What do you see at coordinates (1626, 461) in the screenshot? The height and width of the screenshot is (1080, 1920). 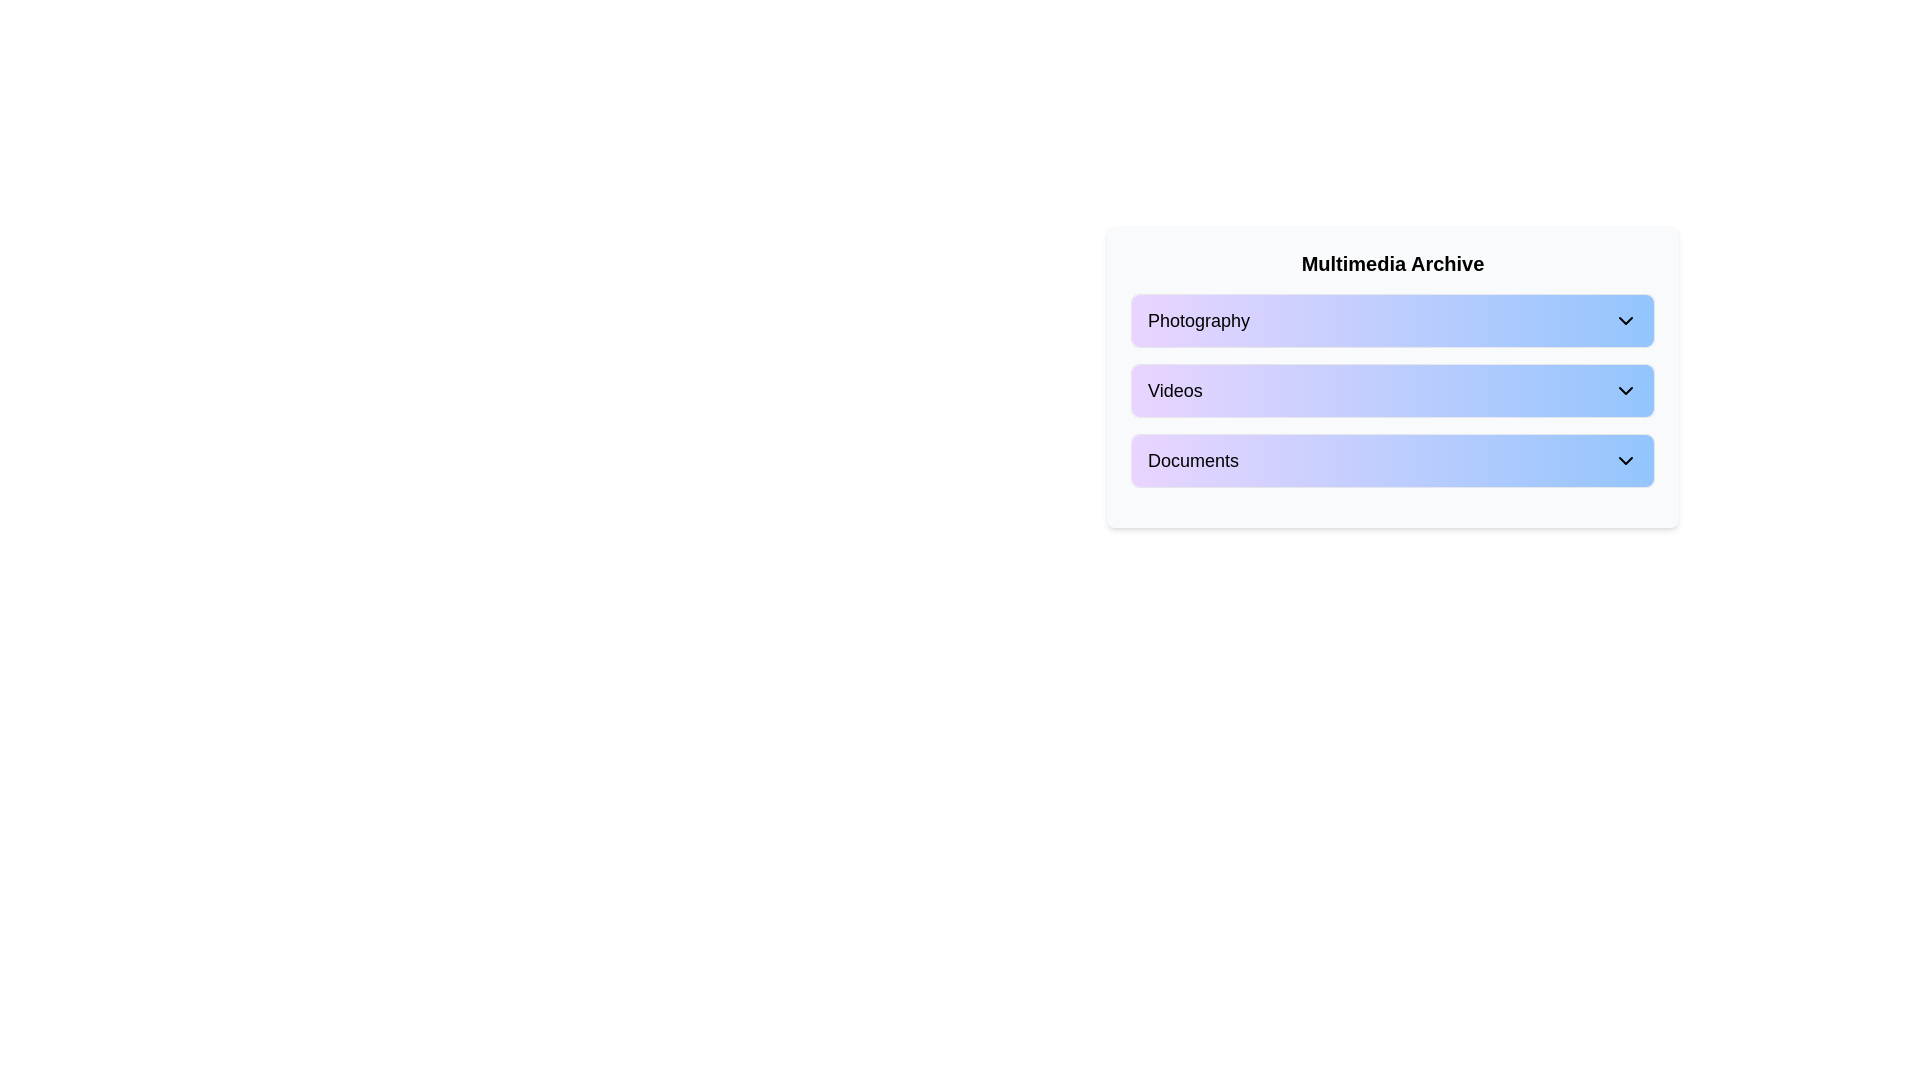 I see `the chevron-down icon at the far right of the 'Documents' button` at bounding box center [1626, 461].